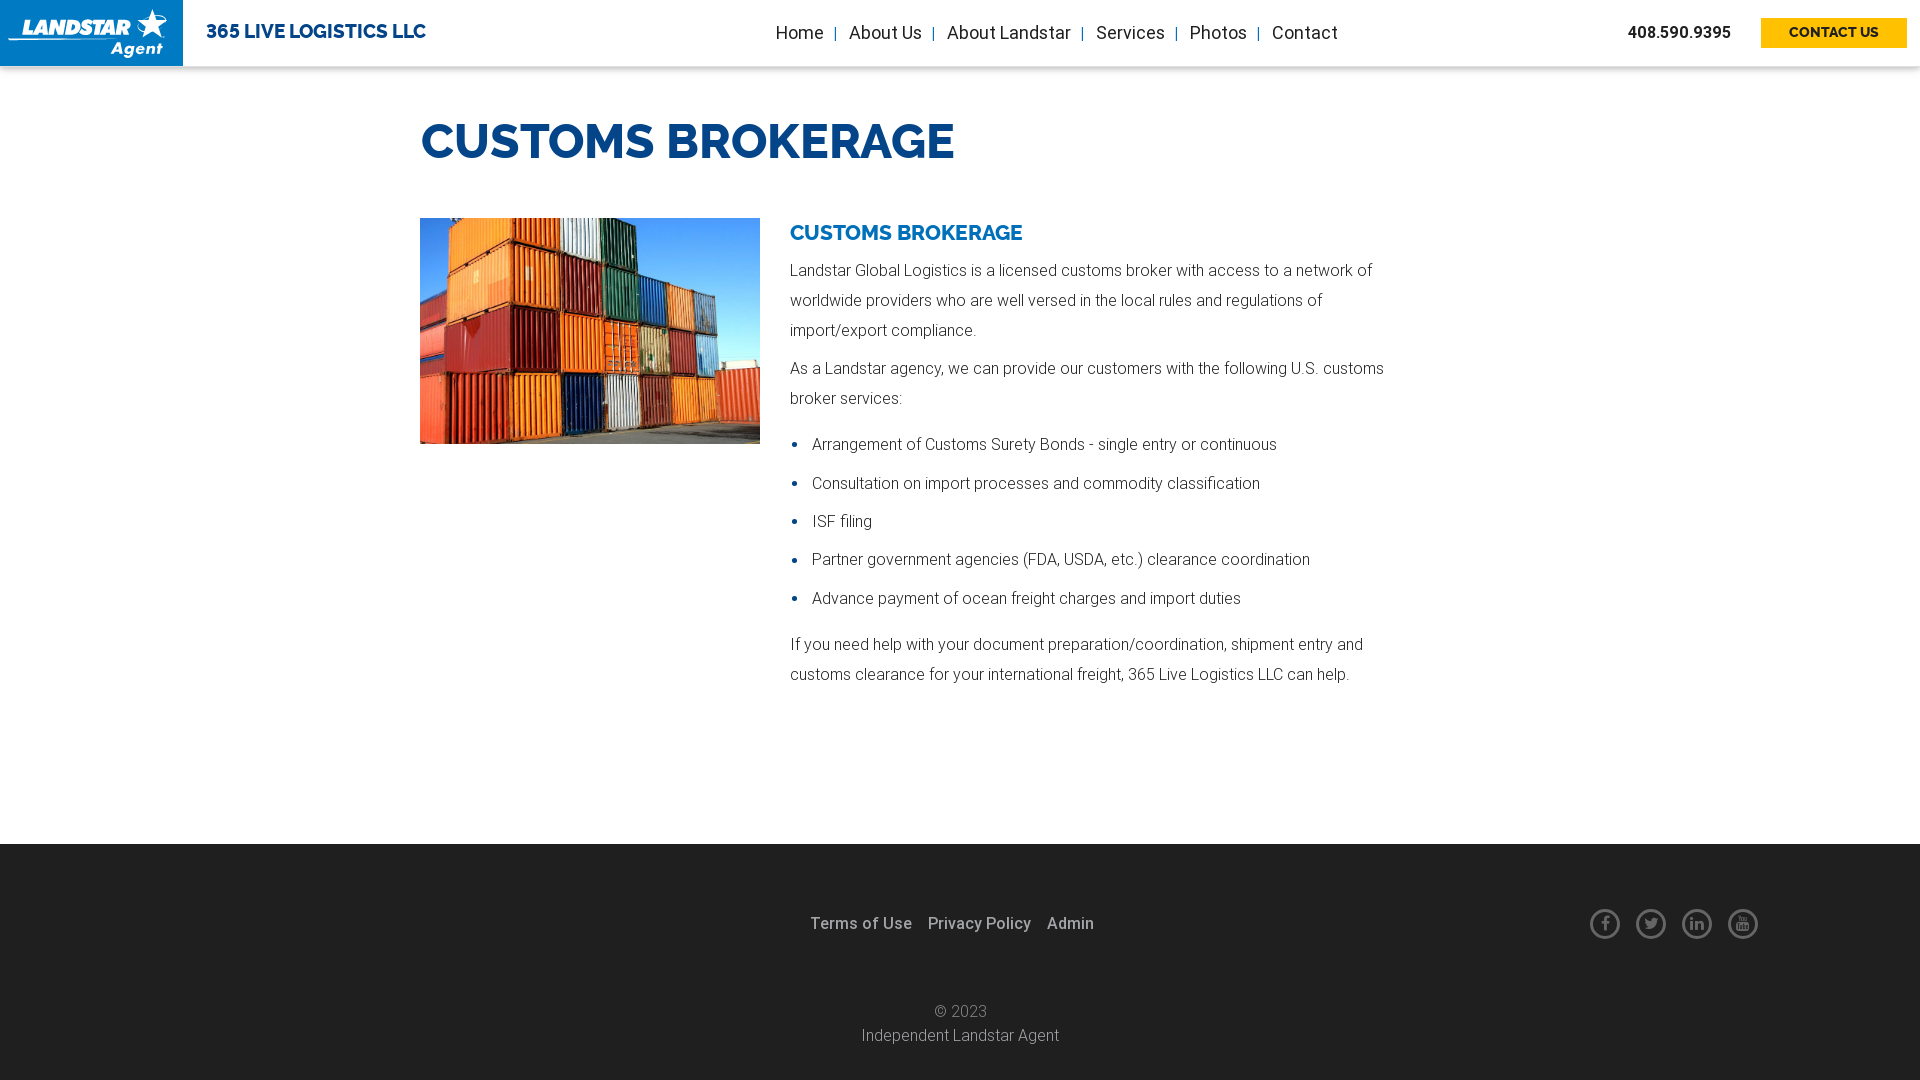 The width and height of the screenshot is (1920, 1080). What do you see at coordinates (882, 32) in the screenshot?
I see `'About Us'` at bounding box center [882, 32].